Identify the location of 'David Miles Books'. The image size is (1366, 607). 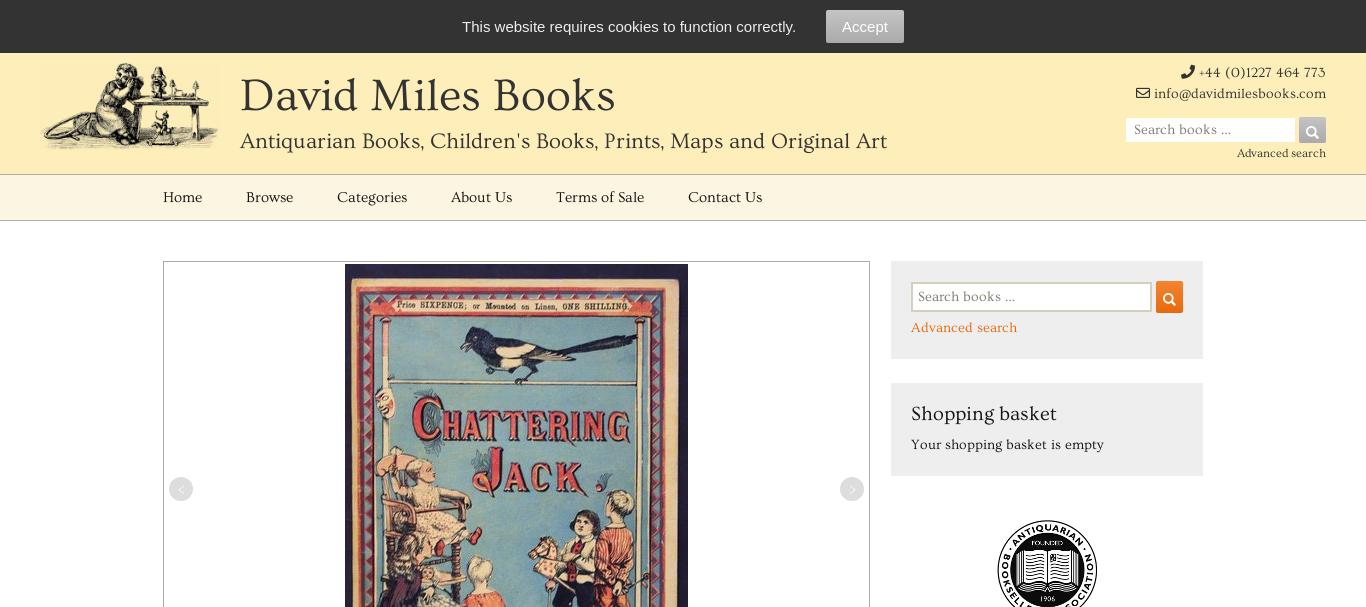
(426, 96).